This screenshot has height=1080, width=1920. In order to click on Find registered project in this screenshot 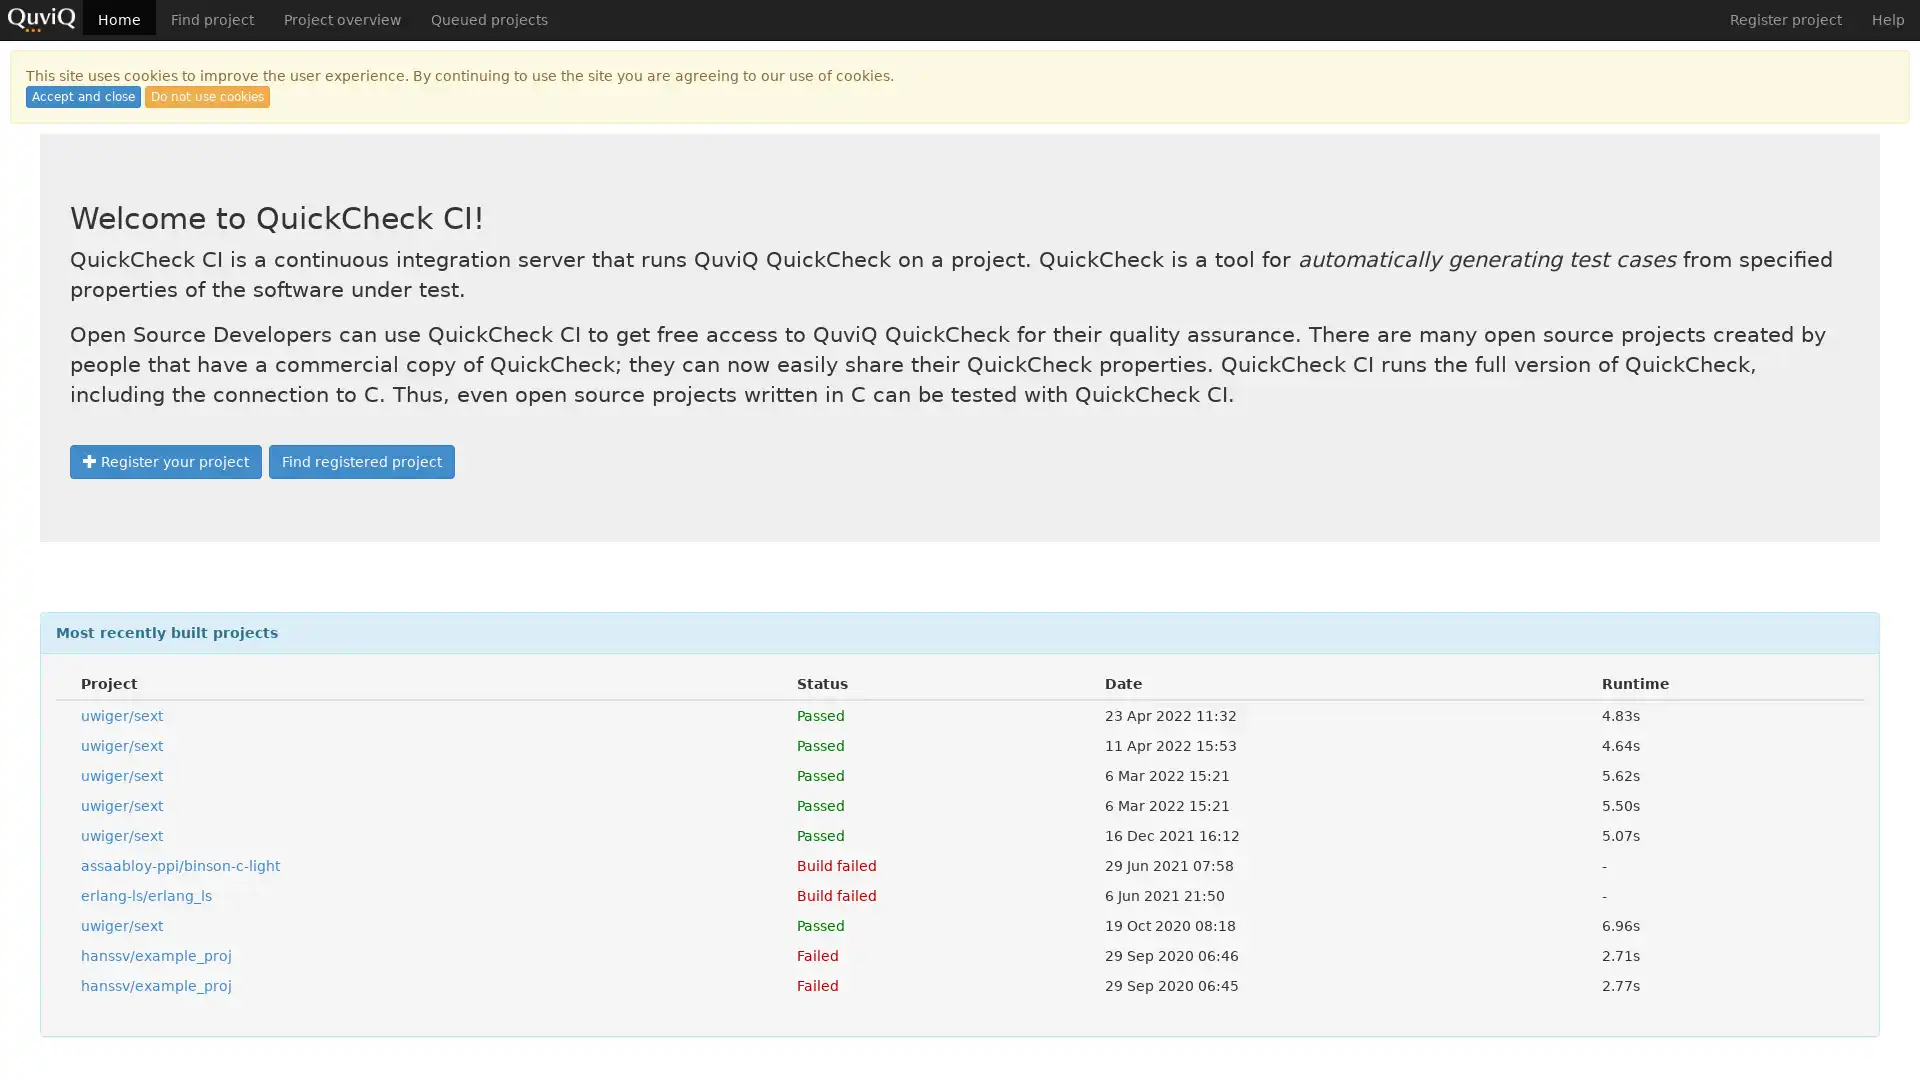, I will do `click(361, 462)`.